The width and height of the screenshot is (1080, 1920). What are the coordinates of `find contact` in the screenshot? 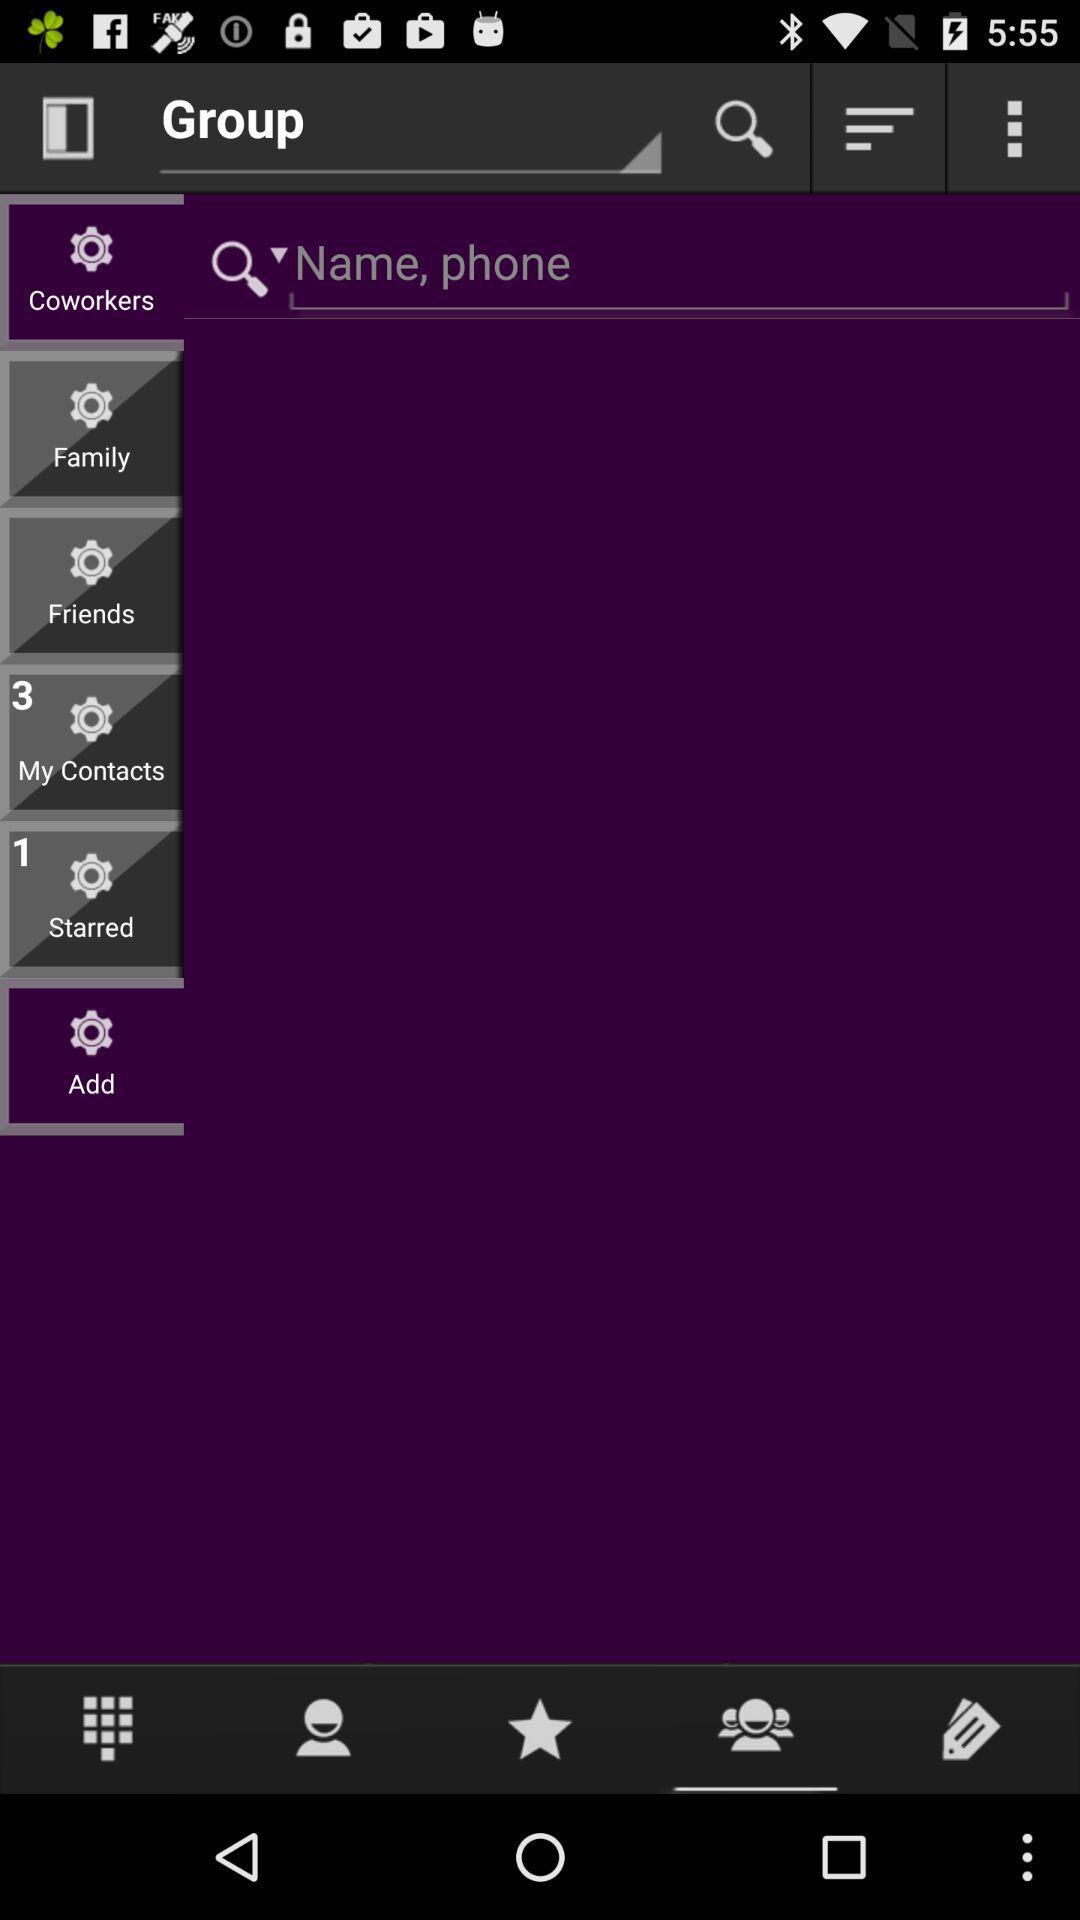 It's located at (756, 1727).